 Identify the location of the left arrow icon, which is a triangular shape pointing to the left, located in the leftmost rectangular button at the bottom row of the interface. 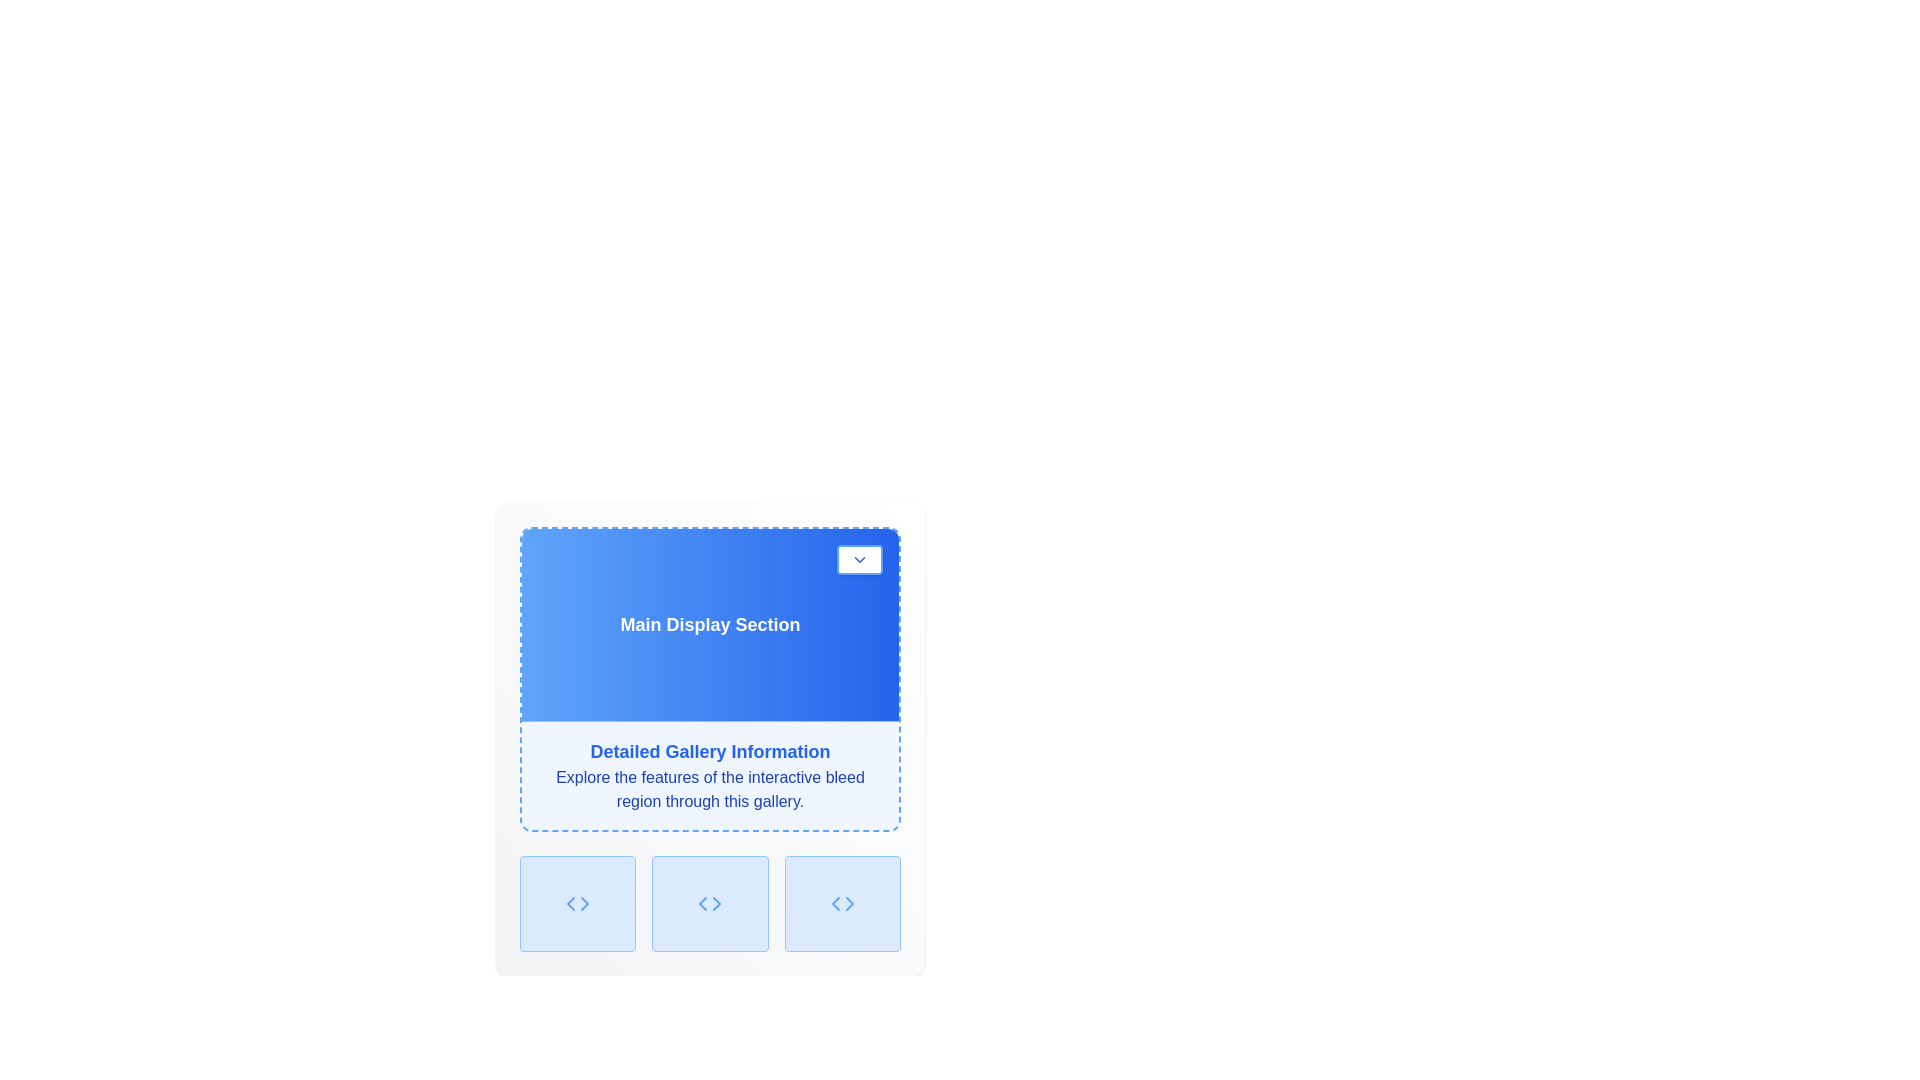
(835, 903).